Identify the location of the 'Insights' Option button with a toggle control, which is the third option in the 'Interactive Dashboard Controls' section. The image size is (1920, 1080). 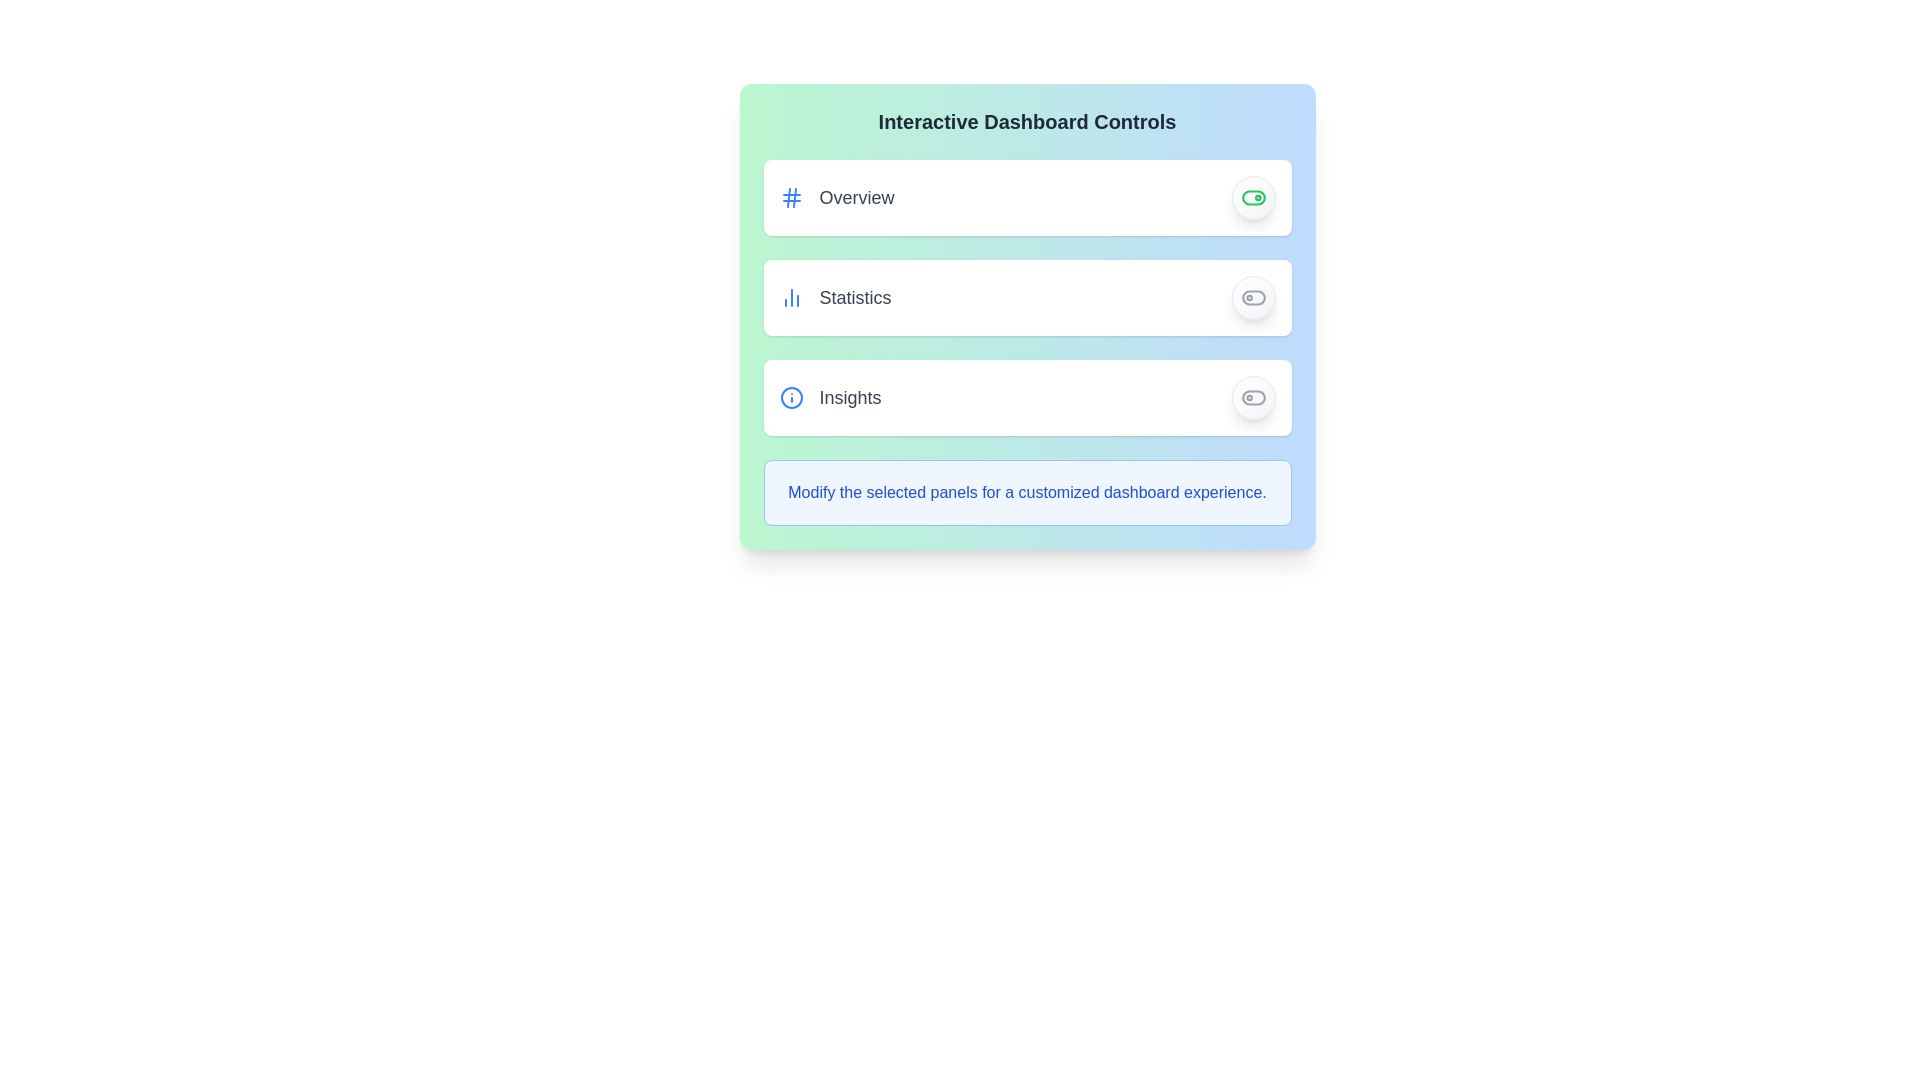
(1027, 397).